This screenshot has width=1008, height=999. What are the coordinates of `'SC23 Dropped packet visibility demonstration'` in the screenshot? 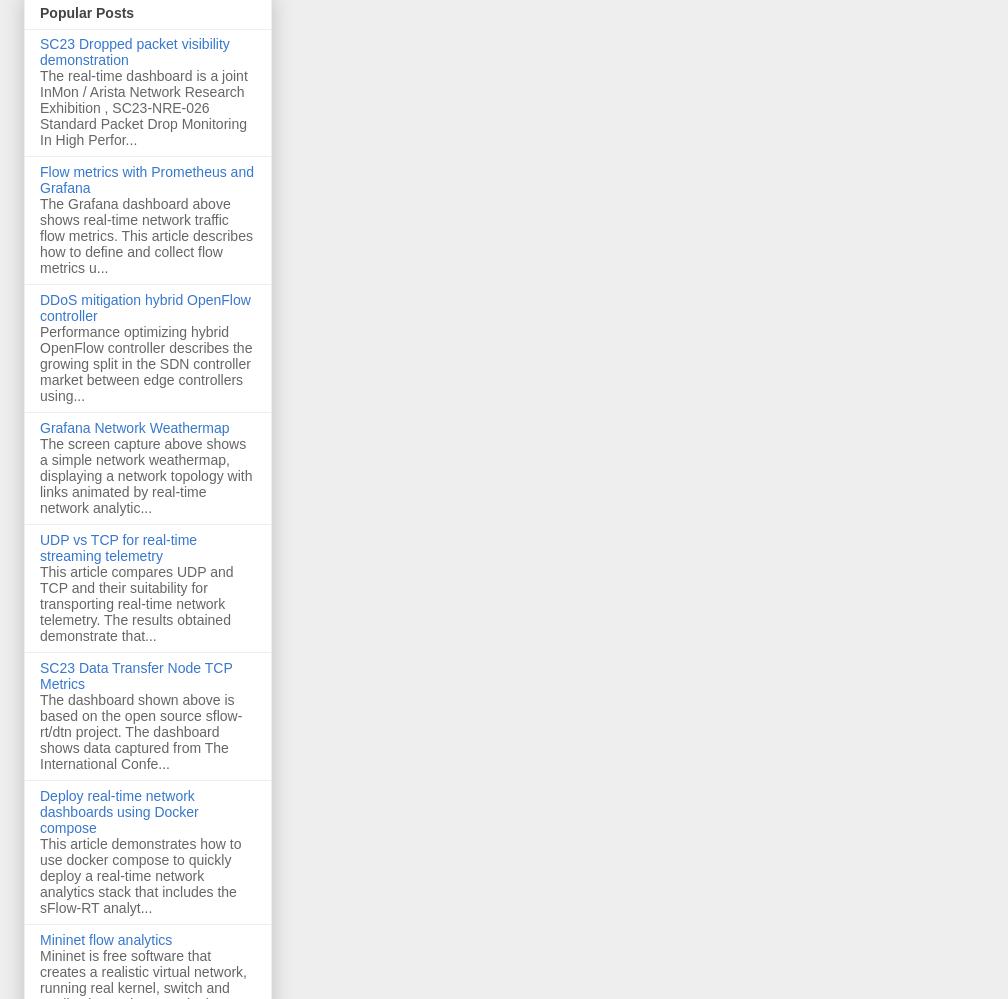 It's located at (134, 52).